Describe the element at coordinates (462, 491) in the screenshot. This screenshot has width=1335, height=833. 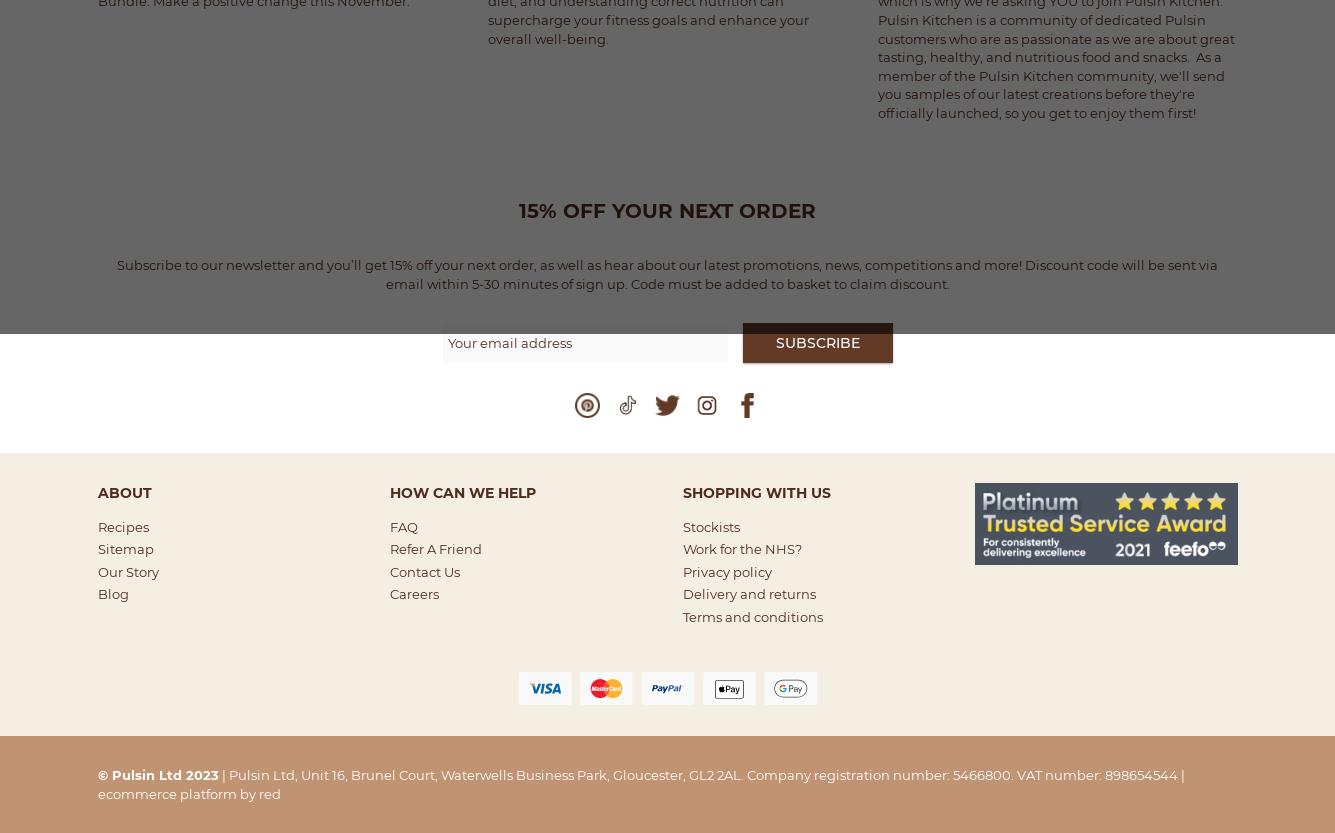
I see `'How can we help'` at that location.